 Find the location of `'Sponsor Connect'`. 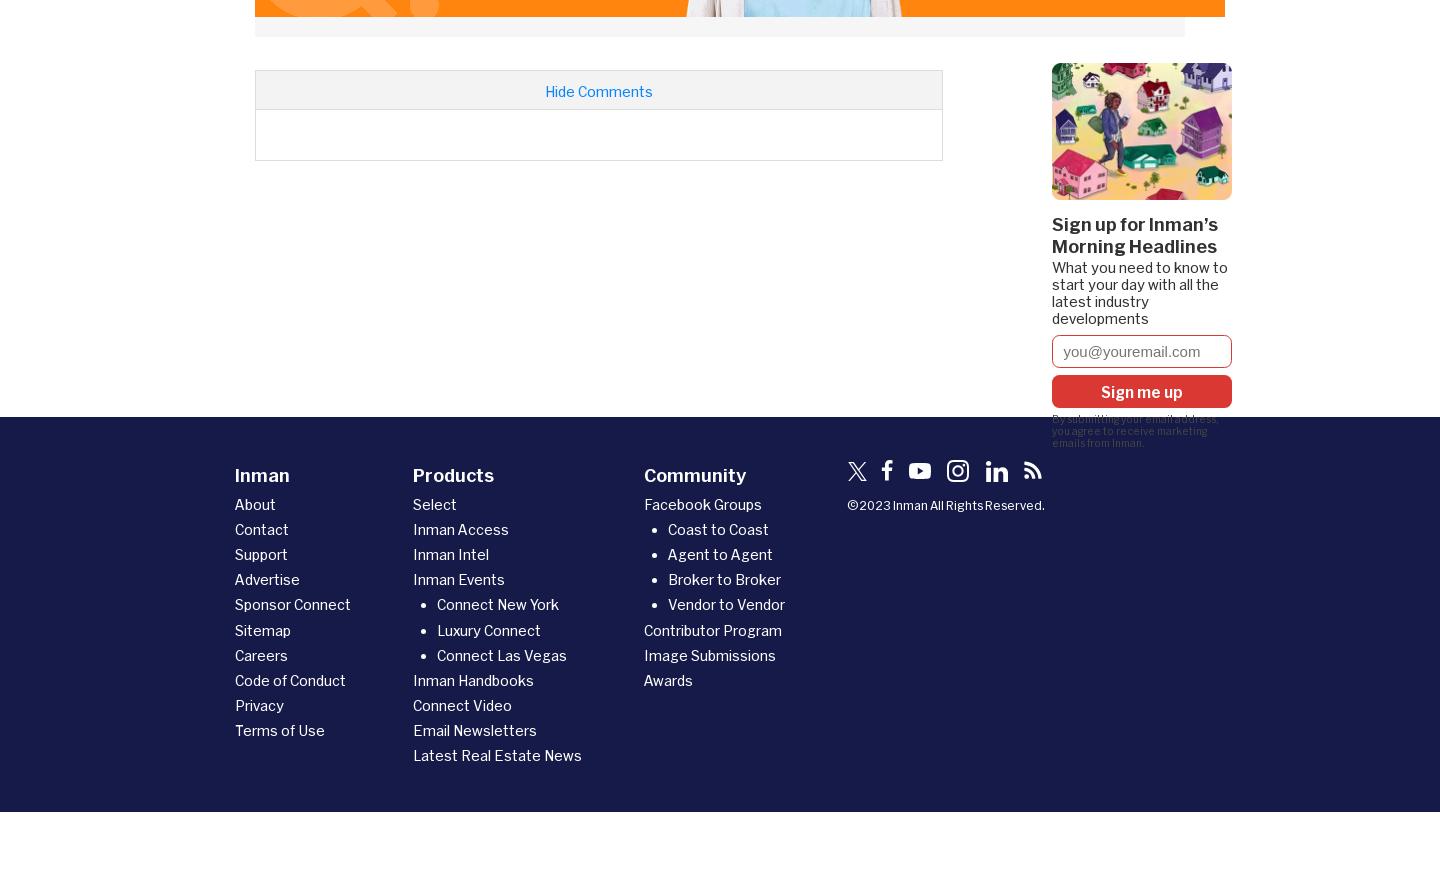

'Sponsor Connect' is located at coordinates (292, 604).